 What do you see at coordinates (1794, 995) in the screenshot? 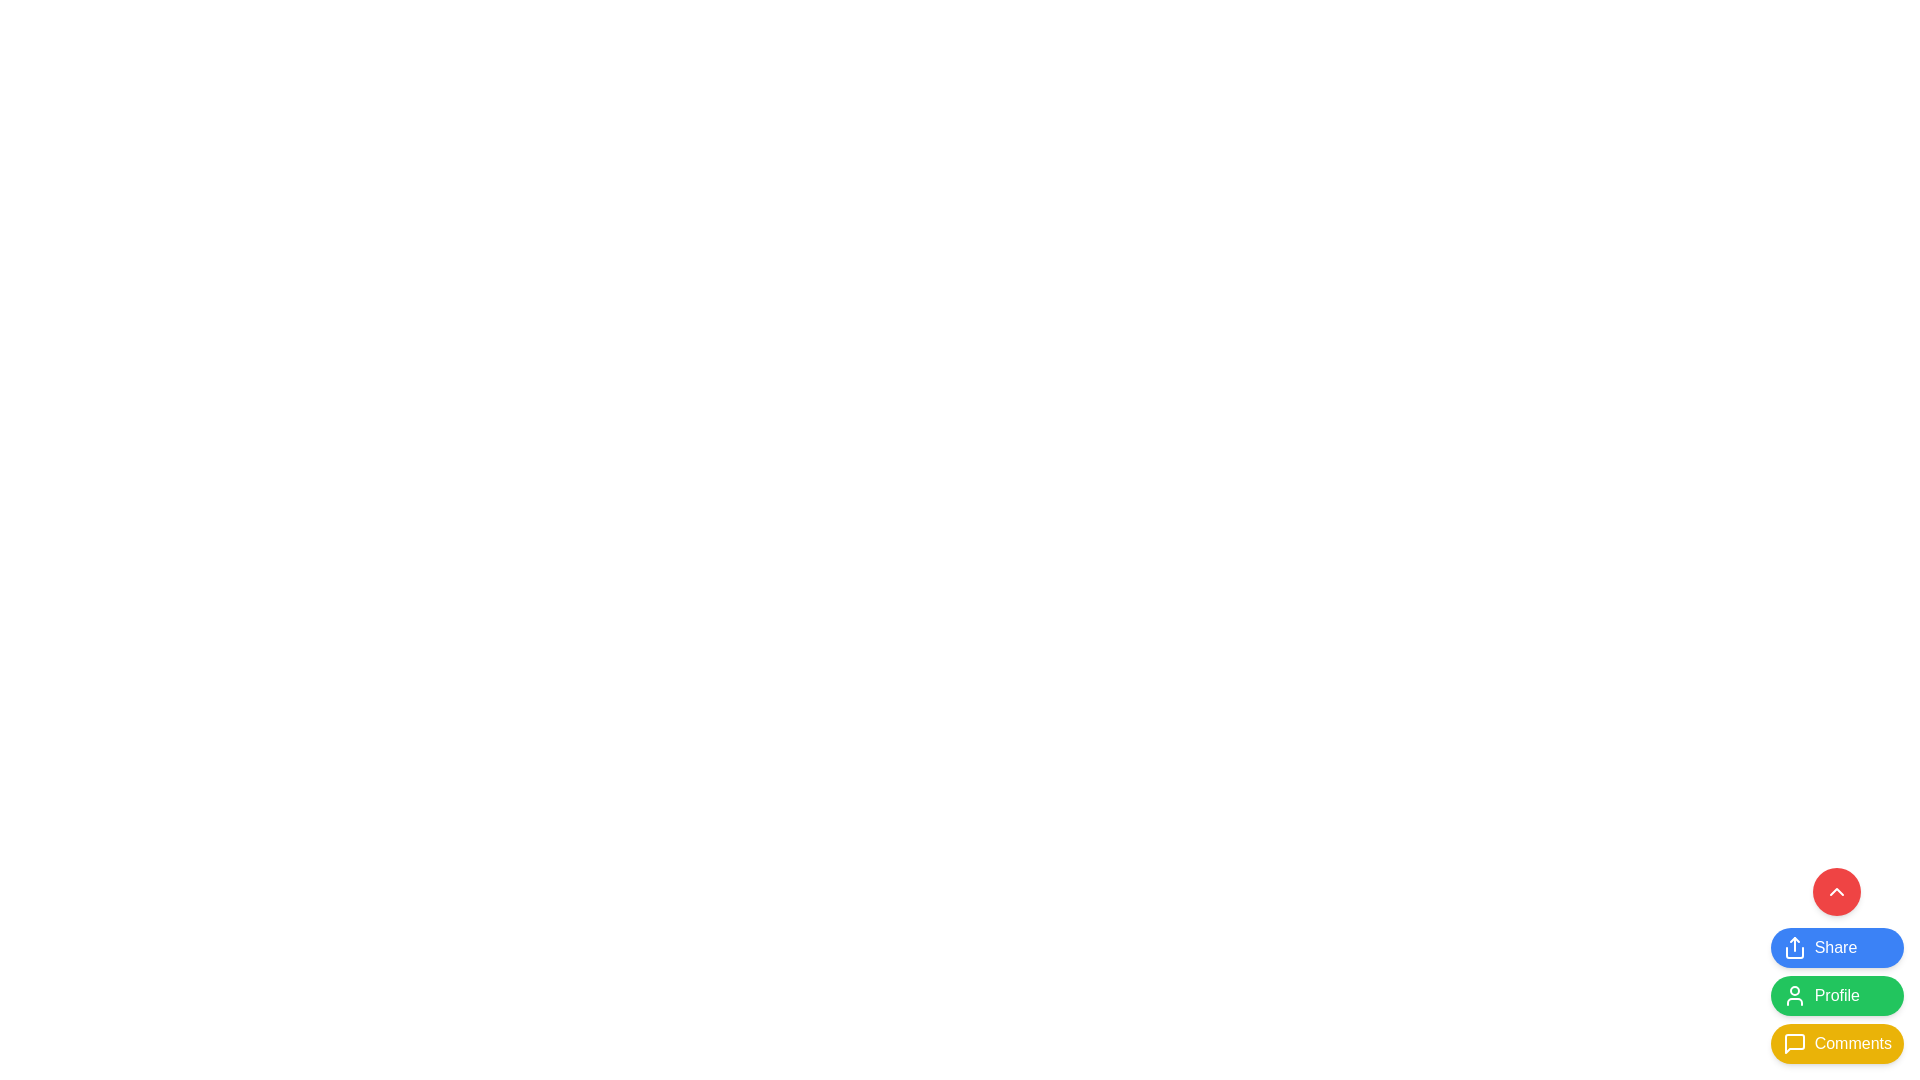
I see `the user icon within the green 'Profile' button located at the bottom right of the interface` at bounding box center [1794, 995].